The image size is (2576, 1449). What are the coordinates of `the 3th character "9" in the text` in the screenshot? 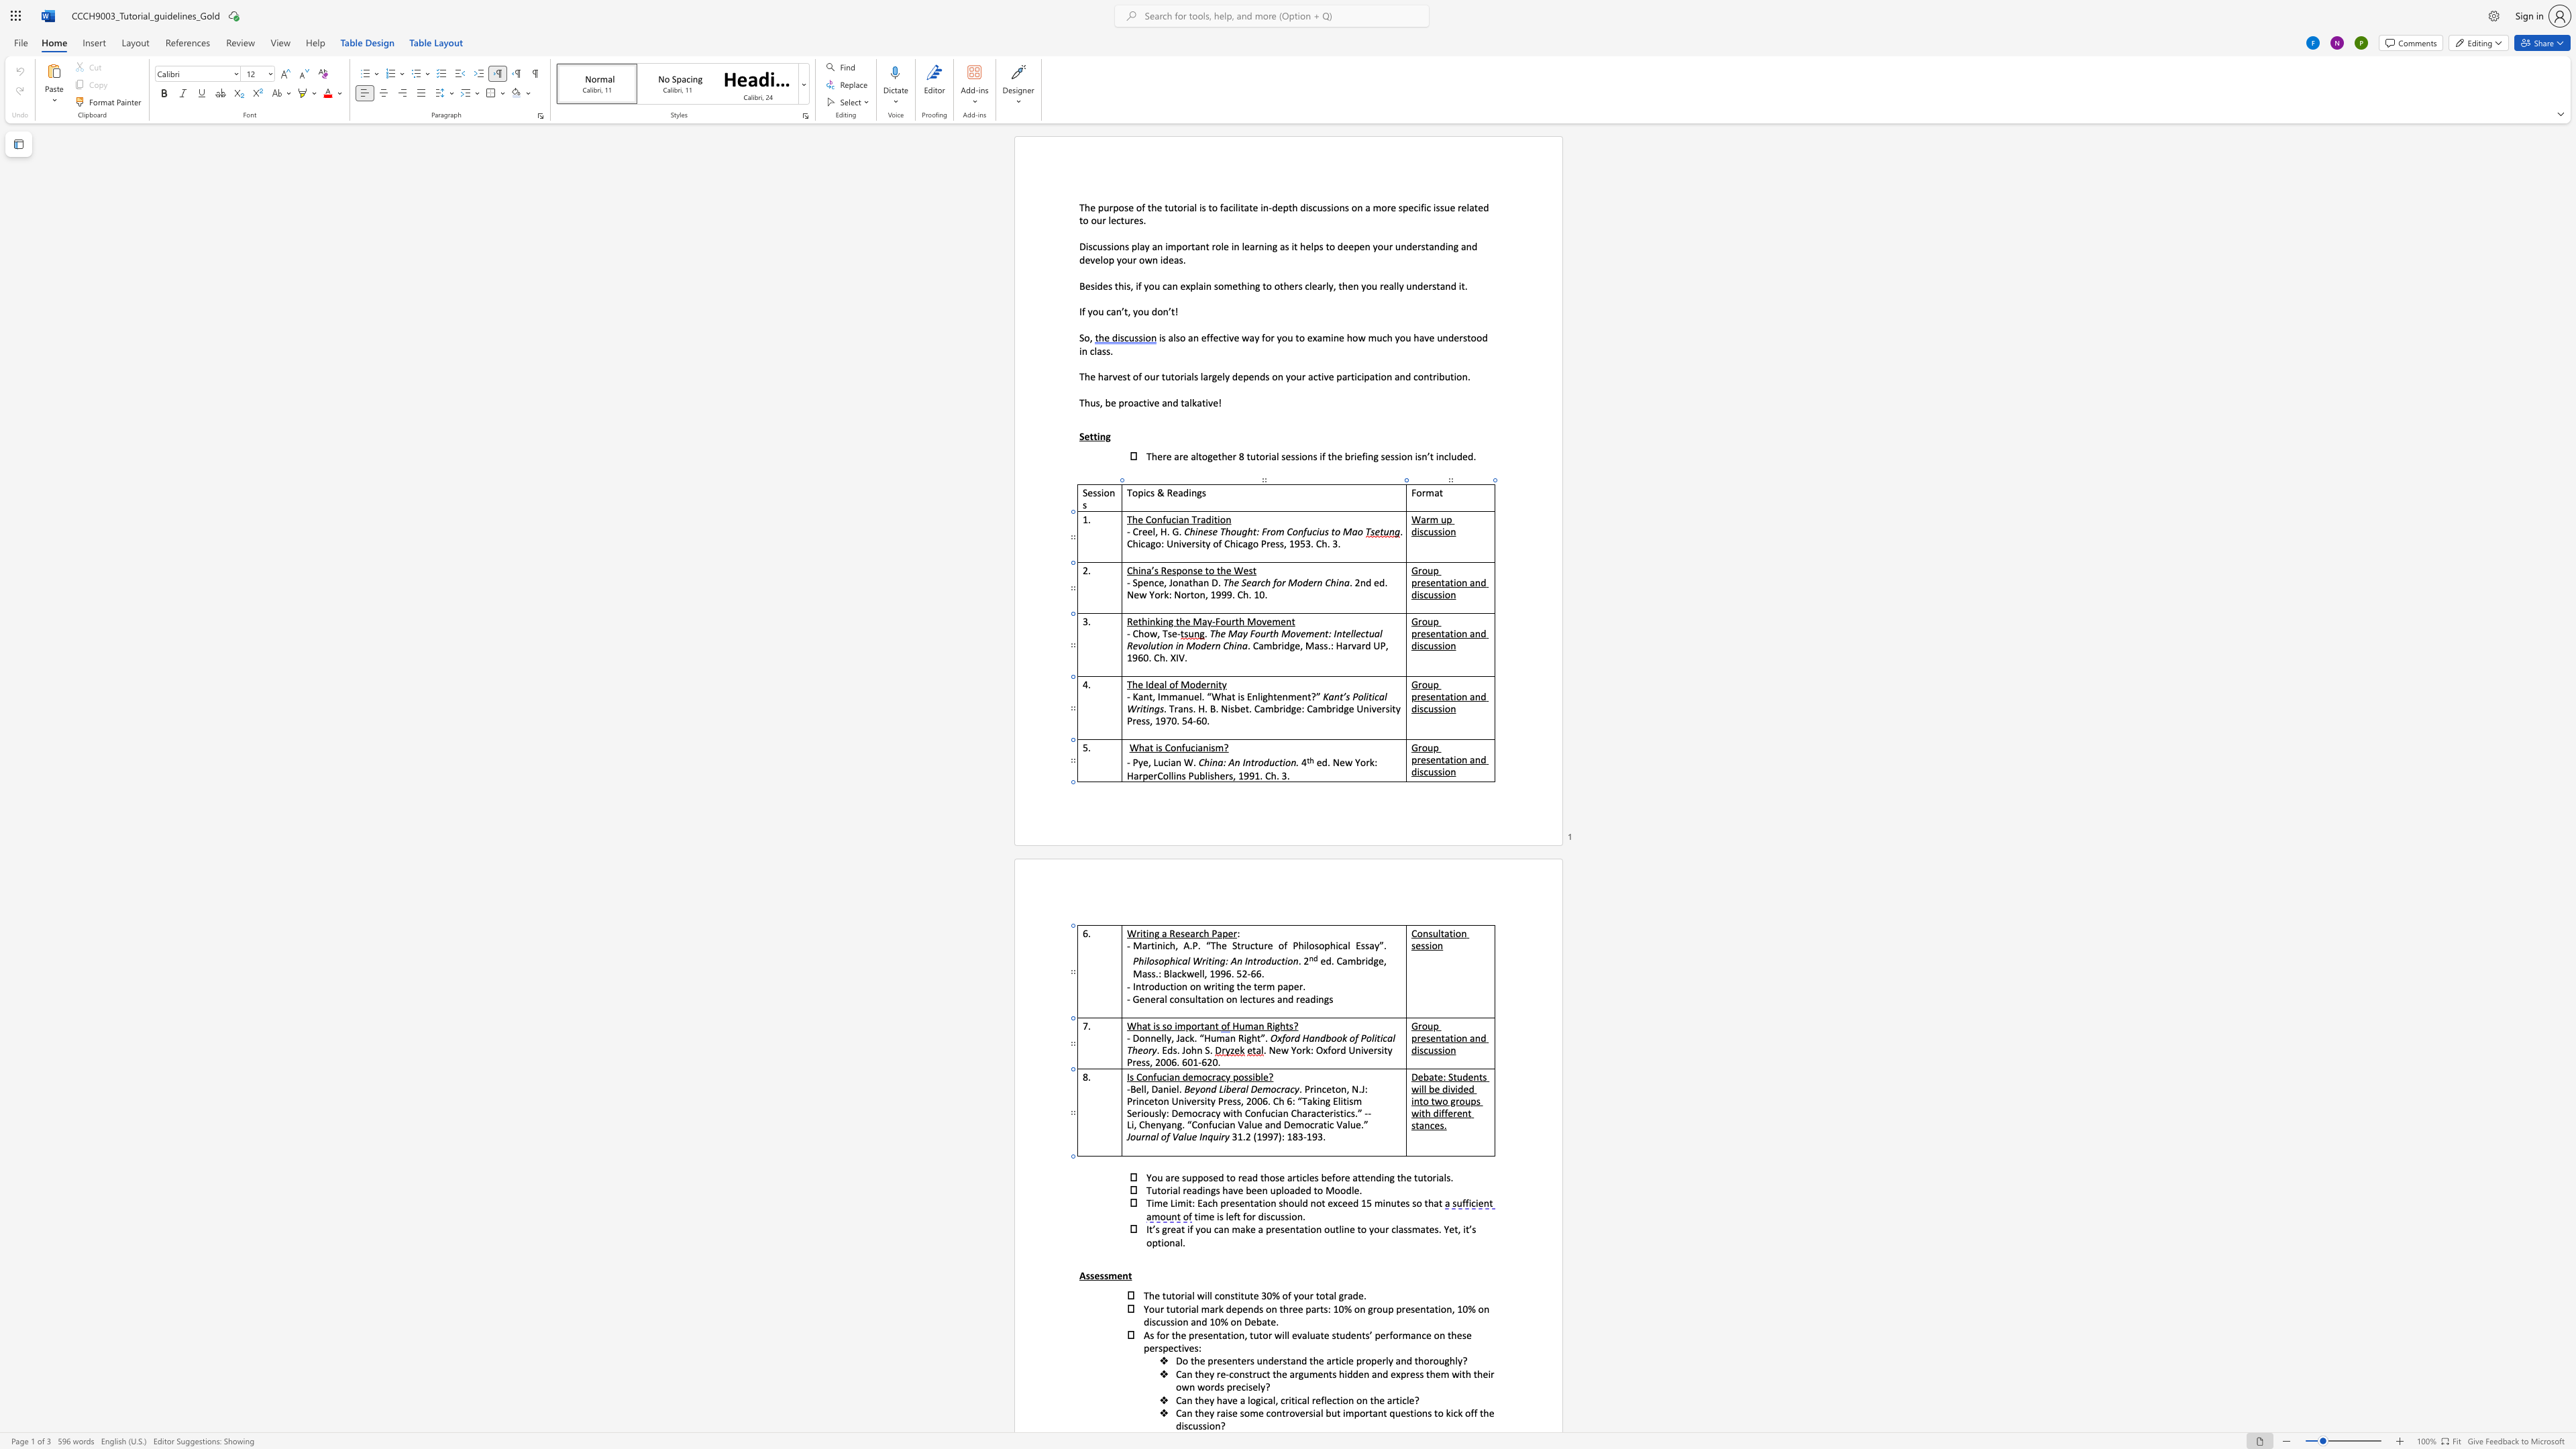 It's located at (1313, 1136).